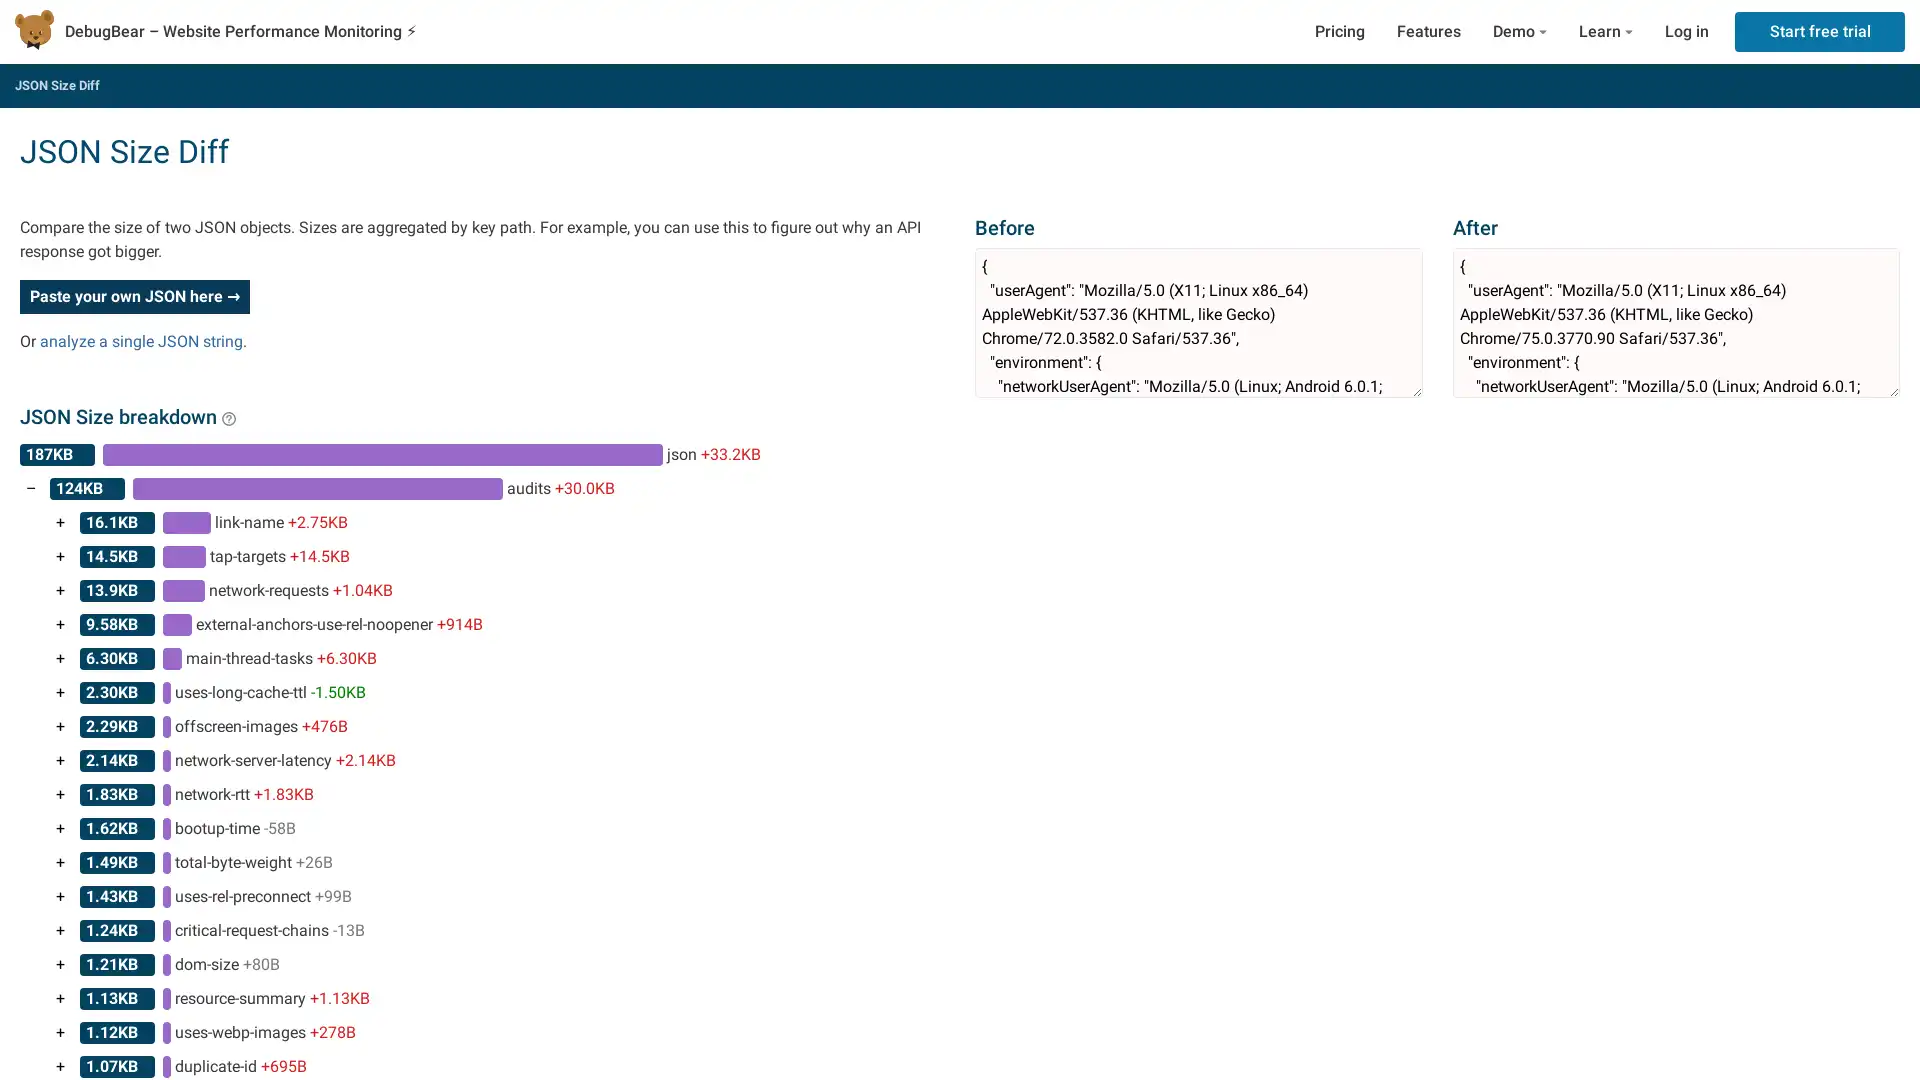 This screenshot has height=1080, width=1920. Describe the element at coordinates (60, 659) in the screenshot. I see `+` at that location.